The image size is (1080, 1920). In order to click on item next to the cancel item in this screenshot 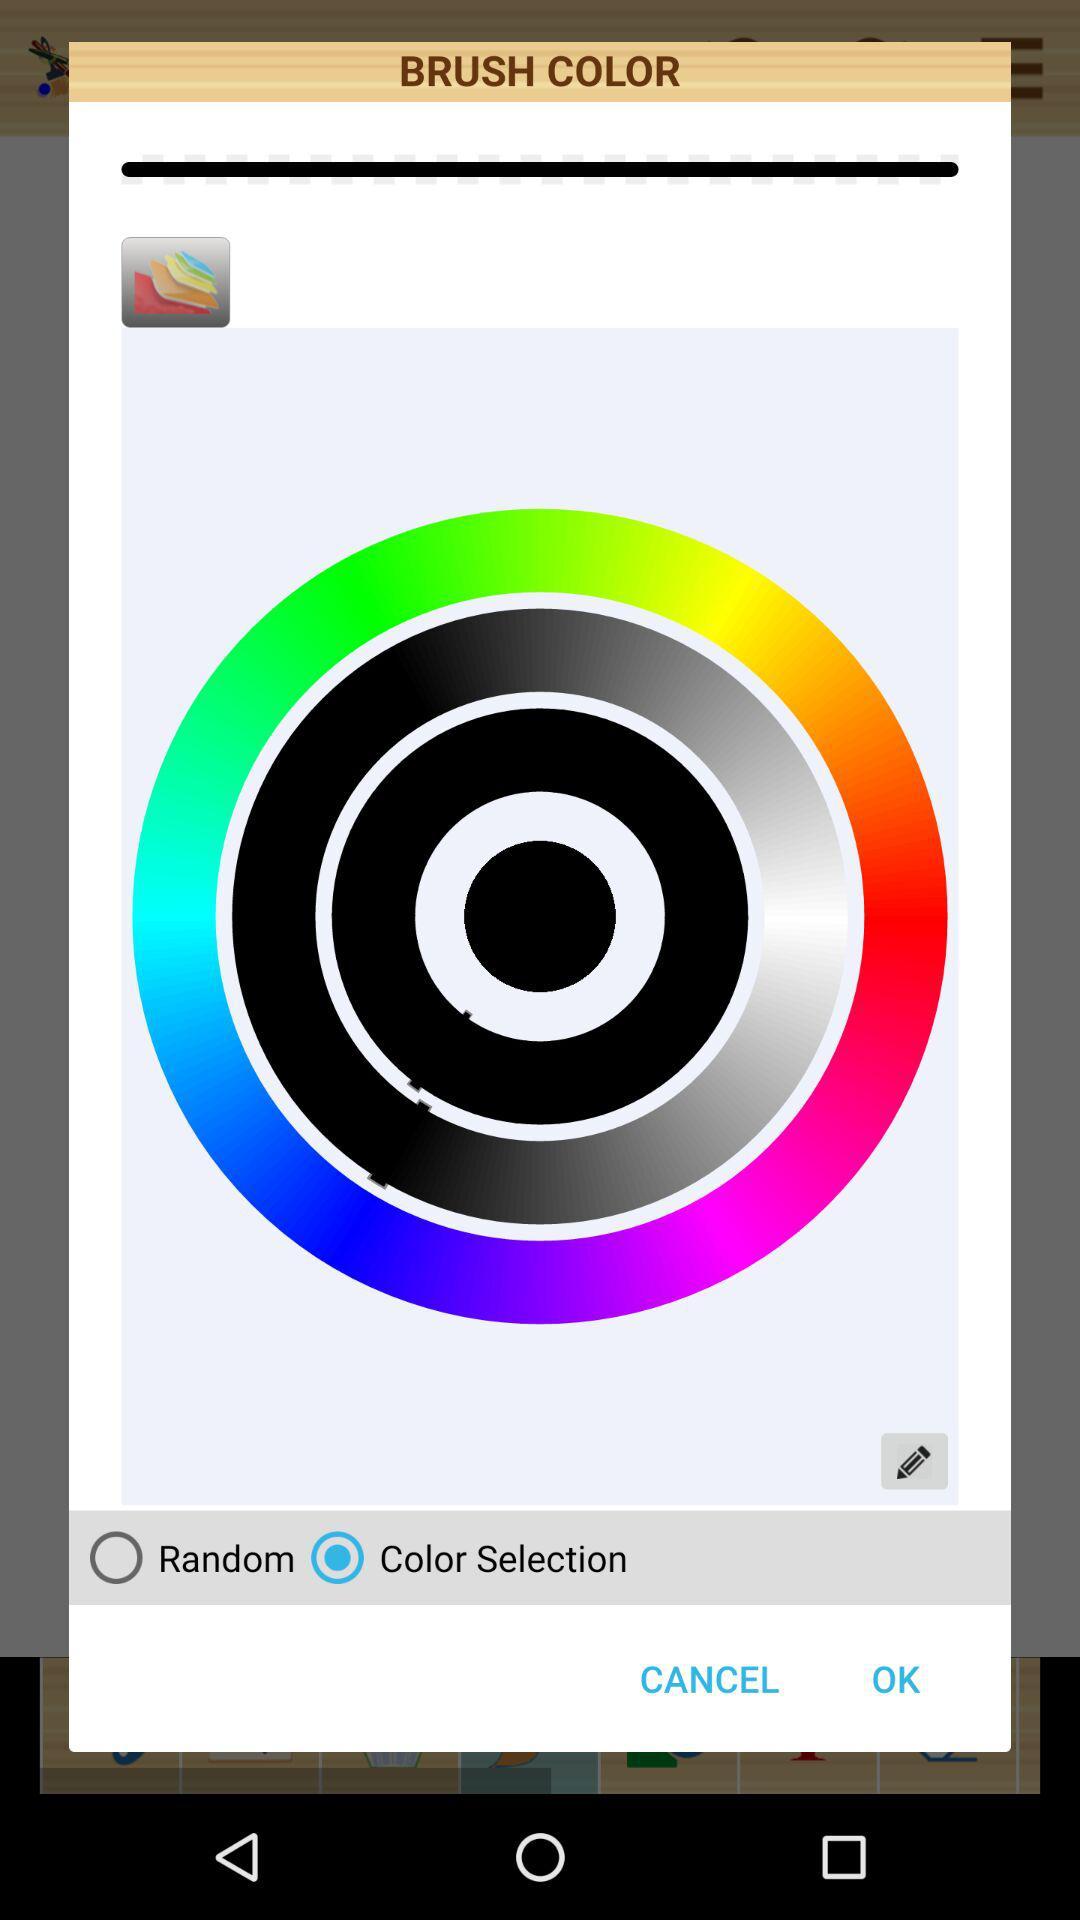, I will do `click(894, 1678)`.